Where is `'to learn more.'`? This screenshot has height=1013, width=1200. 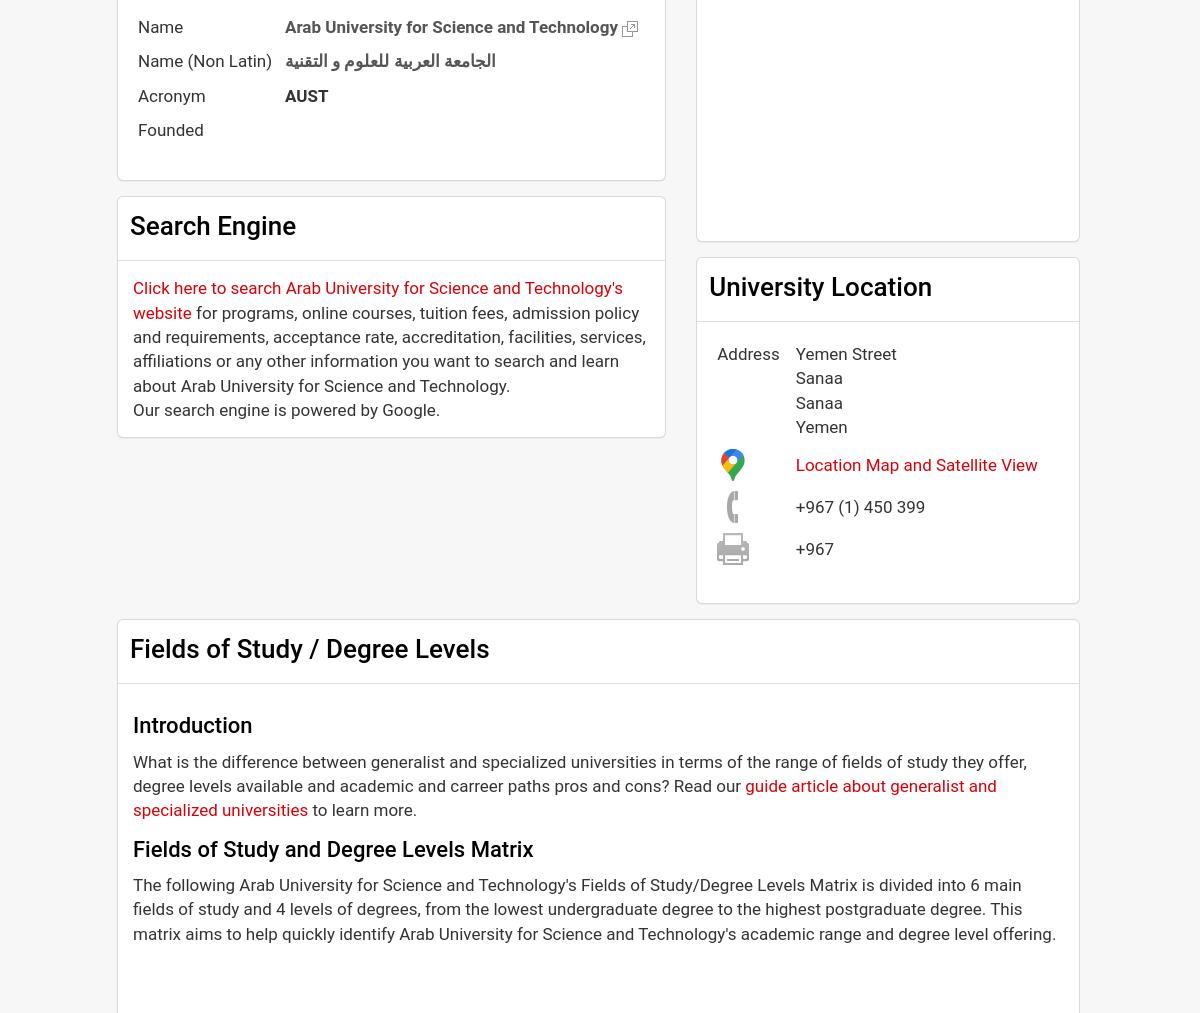
'to learn more.' is located at coordinates (362, 809).